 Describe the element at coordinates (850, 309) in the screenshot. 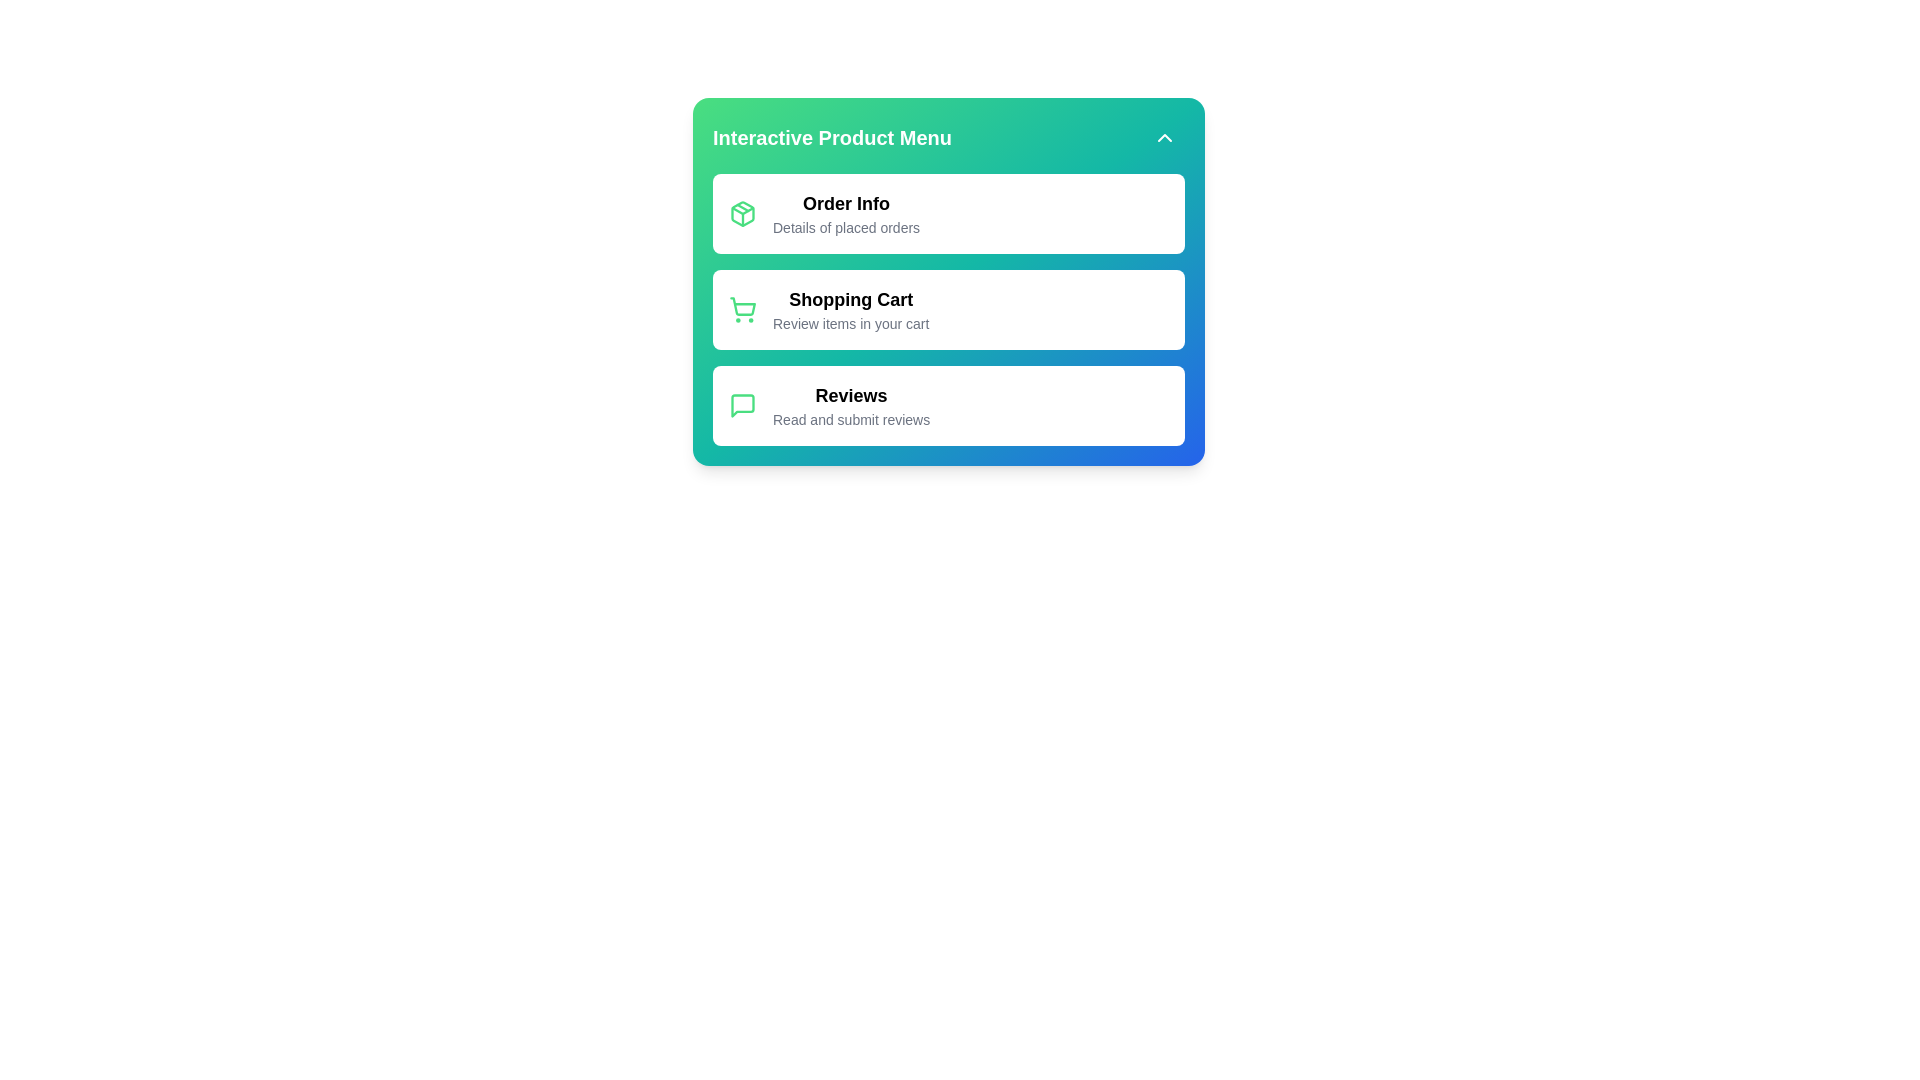

I see `the 'Shopping Cart' item to review items in your cart` at that location.